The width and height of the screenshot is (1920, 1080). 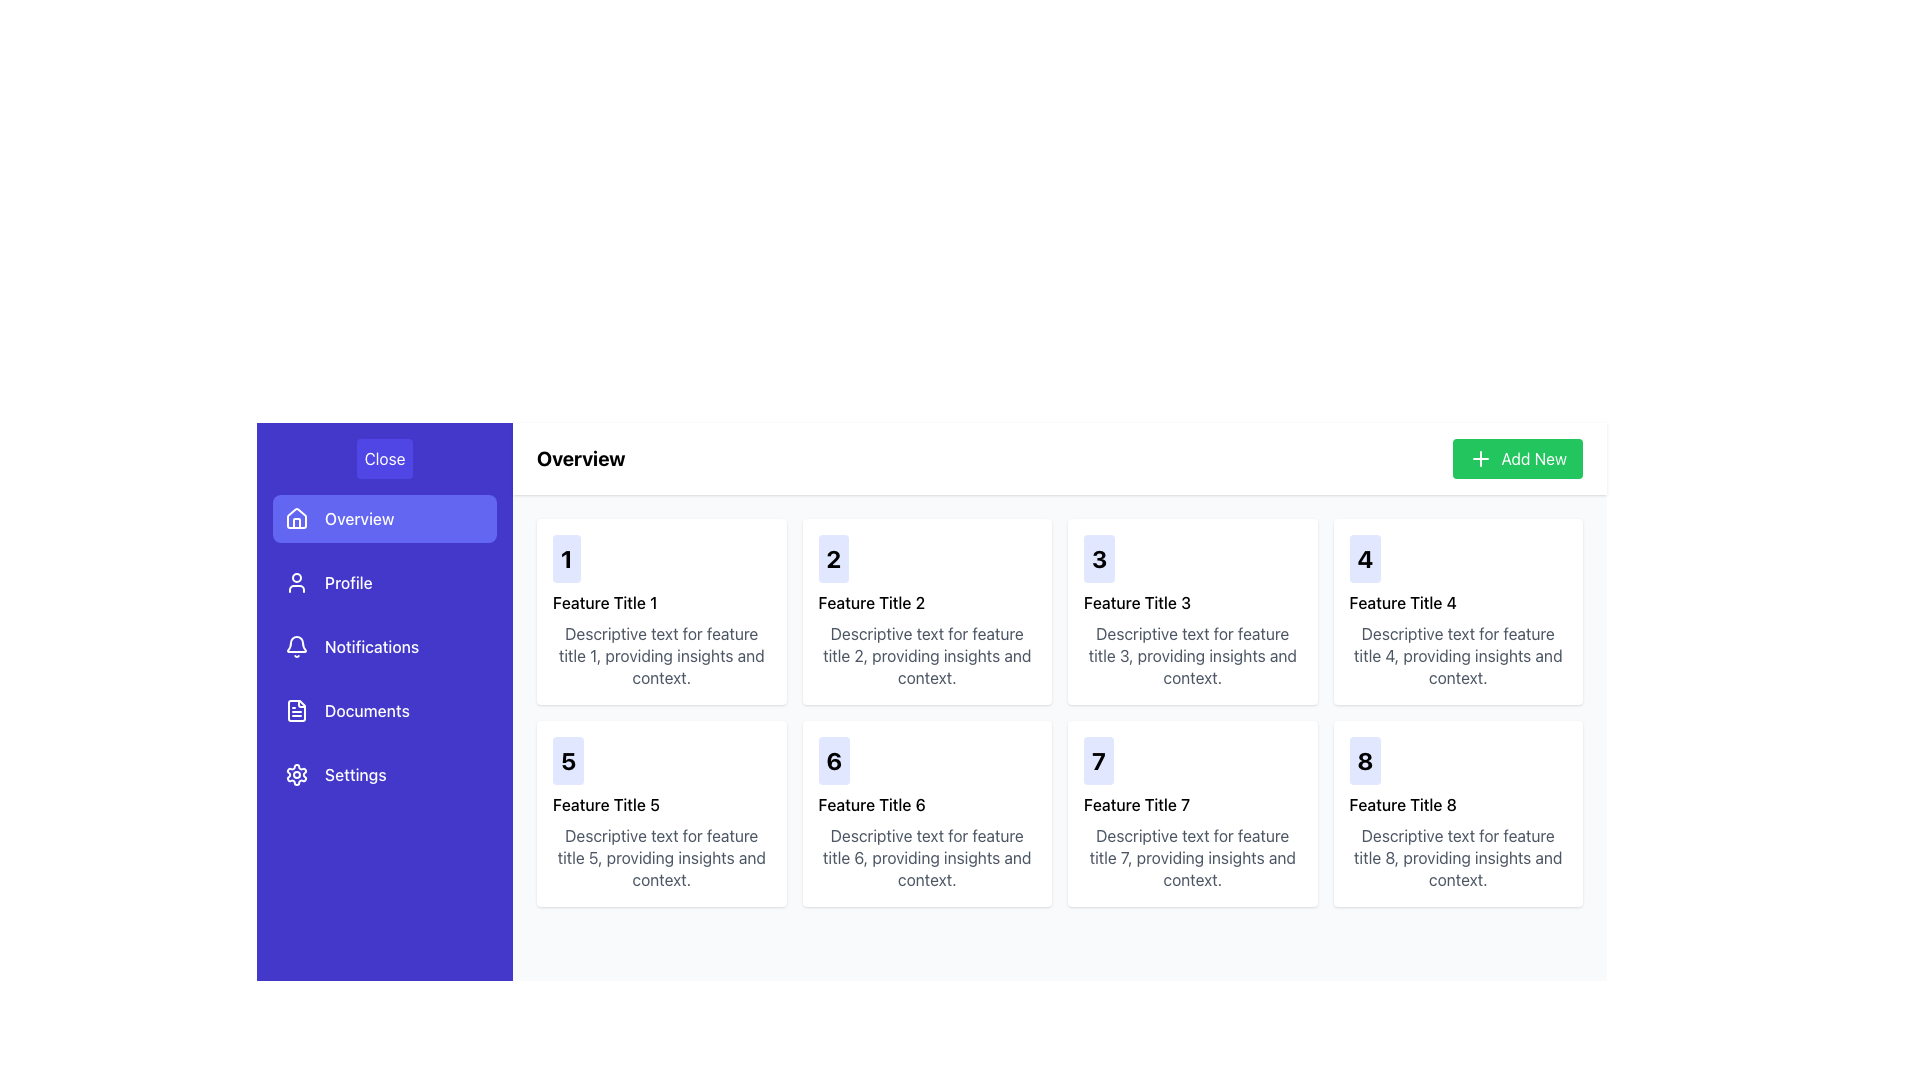 What do you see at coordinates (296, 522) in the screenshot?
I see `the door element located at the bottom of the house icon in the left navigation bar next to the 'Overview' text` at bounding box center [296, 522].